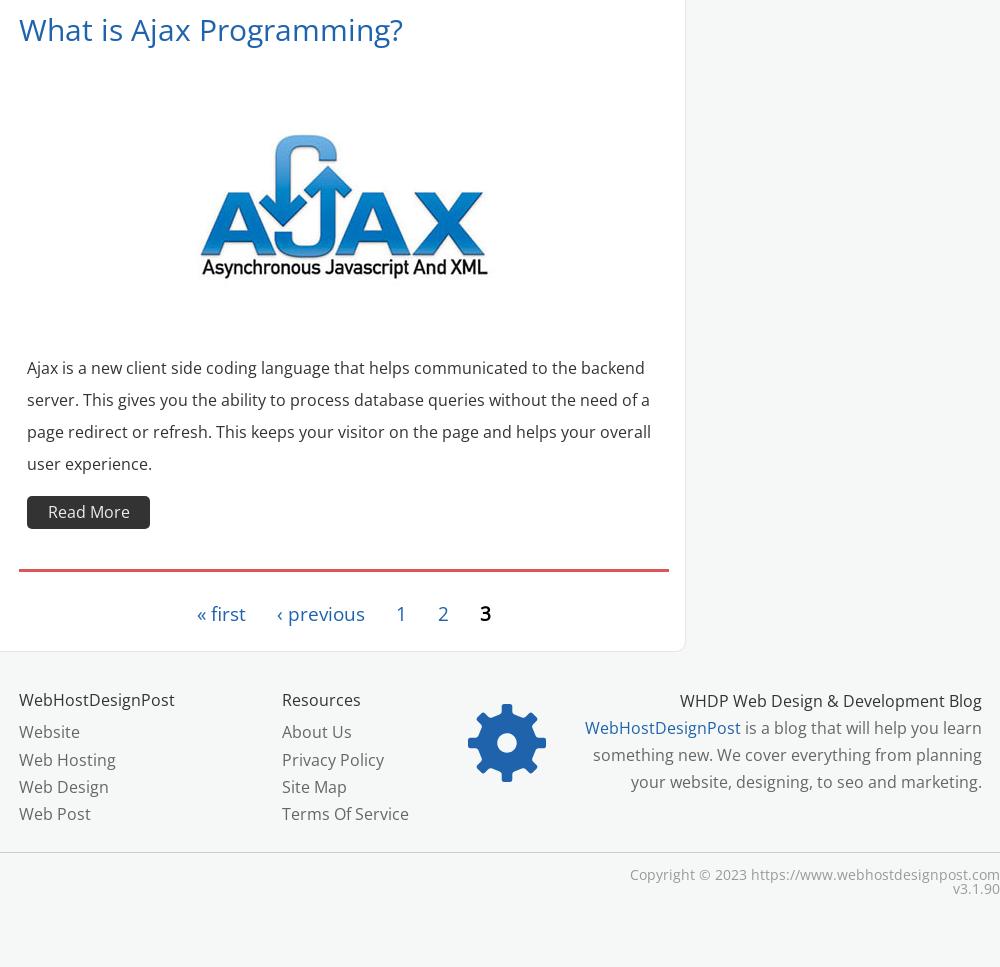 This screenshot has height=967, width=1000. Describe the element at coordinates (441, 613) in the screenshot. I see `'2'` at that location.